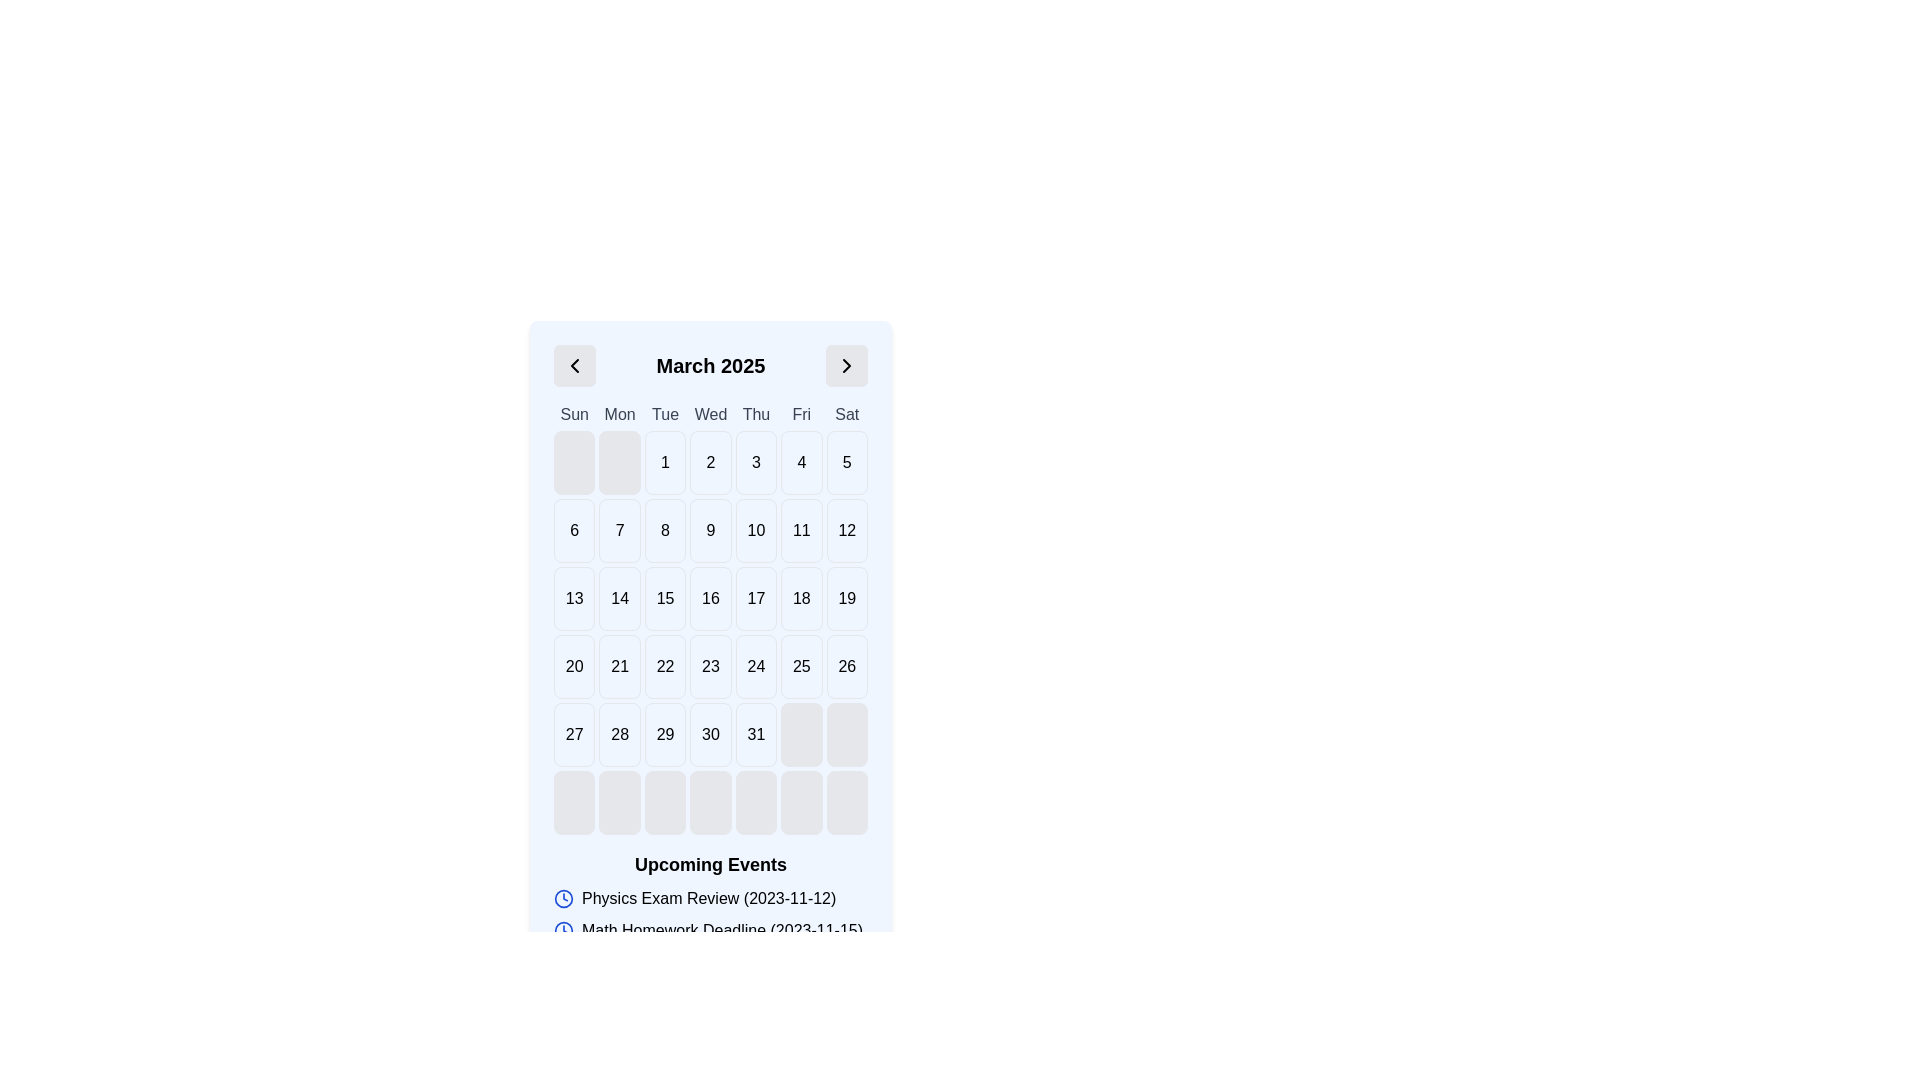  What do you see at coordinates (710, 530) in the screenshot?
I see `the Date cell representing the 9th day of the month in the calendar grid, located in the fourth row and fourth column, between the elements labeled '8' and '10'` at bounding box center [710, 530].